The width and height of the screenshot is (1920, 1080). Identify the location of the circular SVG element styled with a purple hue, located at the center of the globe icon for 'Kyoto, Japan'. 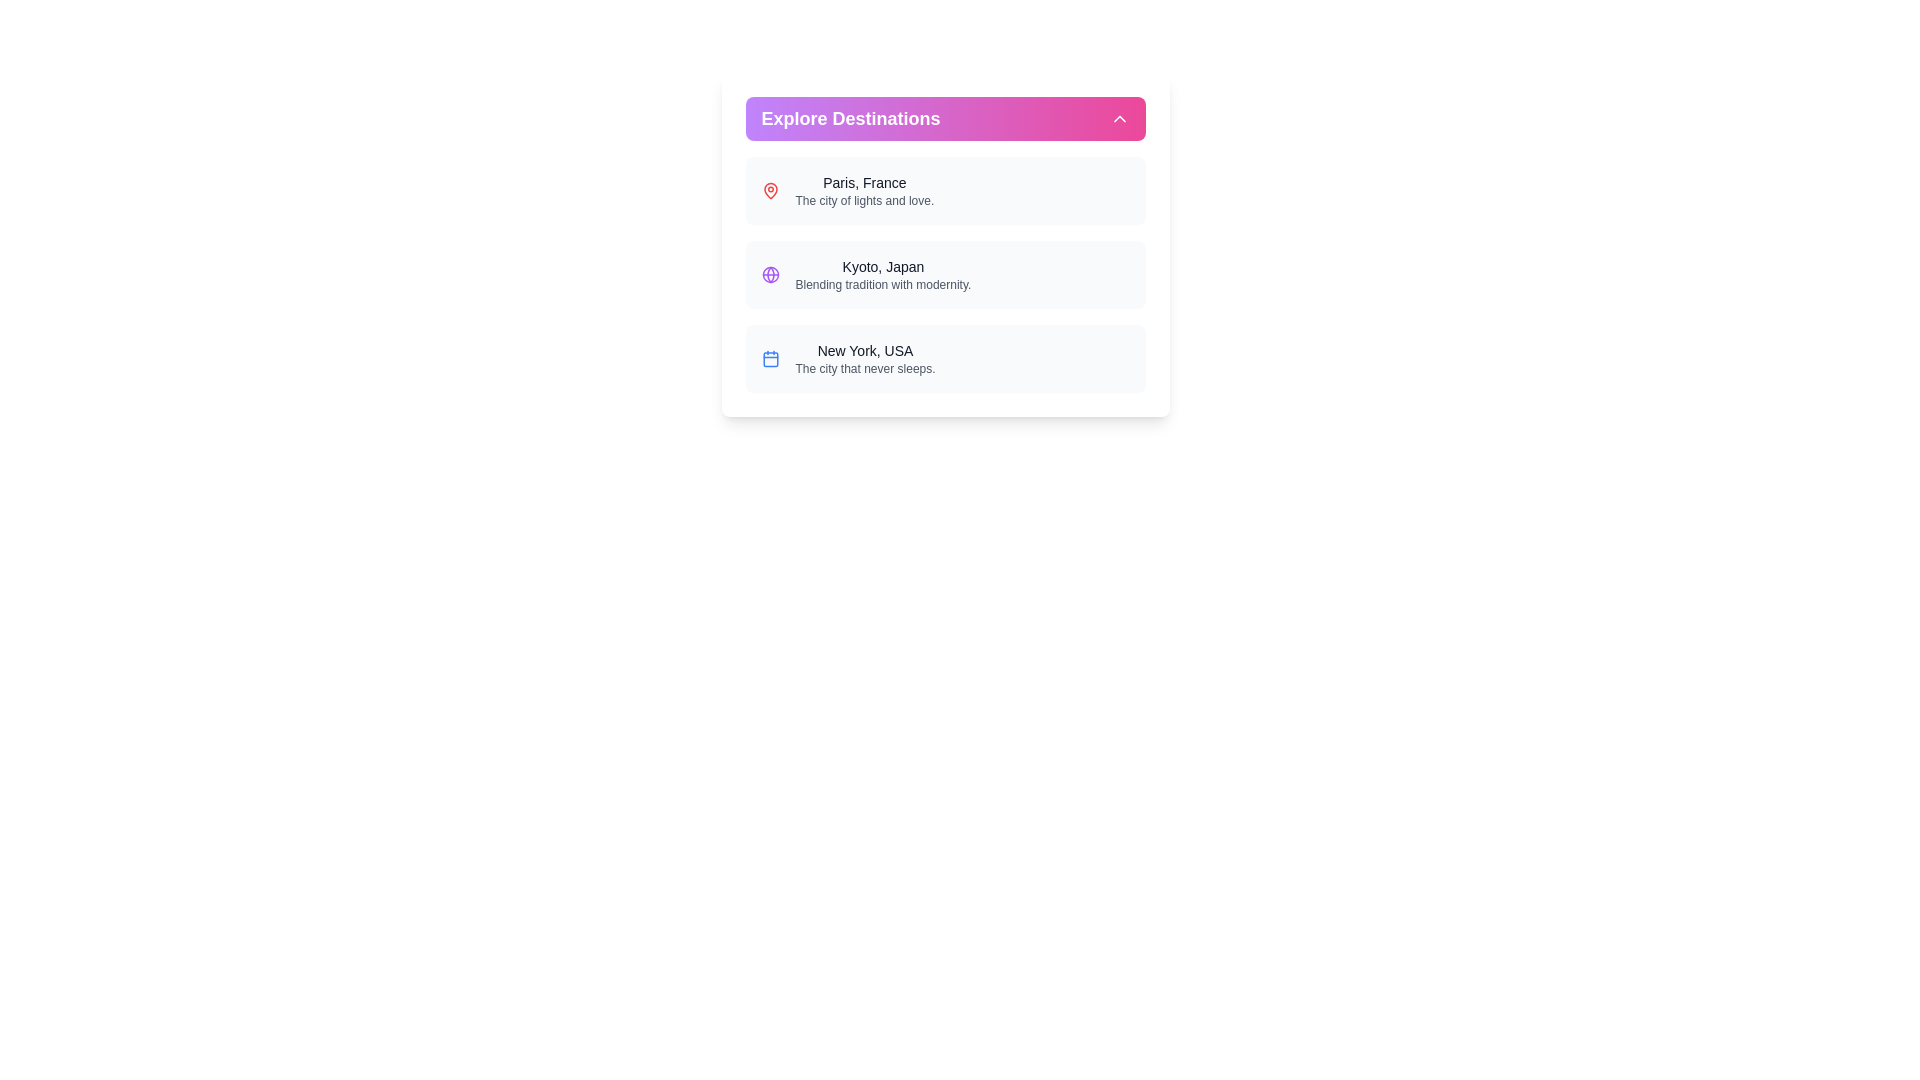
(769, 274).